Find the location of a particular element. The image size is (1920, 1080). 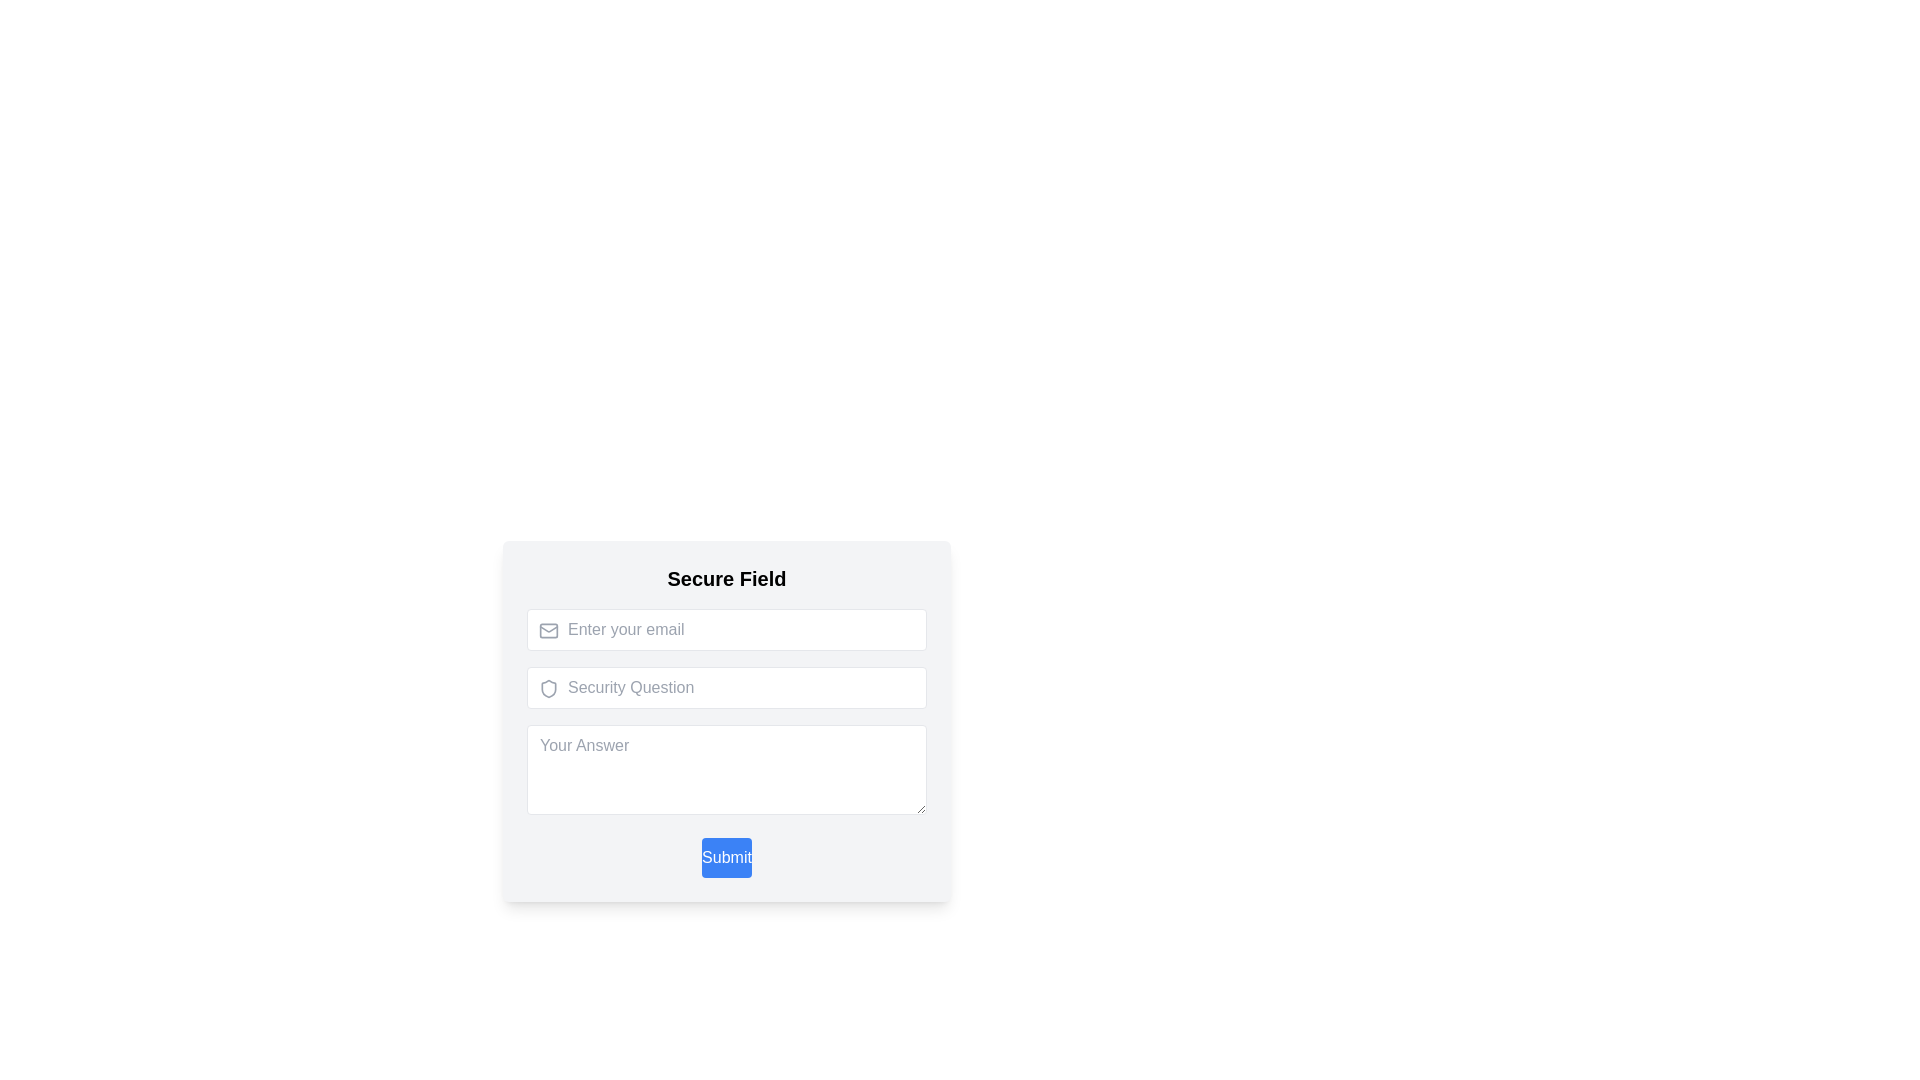

the 'Submit' button located at the bottom of the form is located at coordinates (725, 856).